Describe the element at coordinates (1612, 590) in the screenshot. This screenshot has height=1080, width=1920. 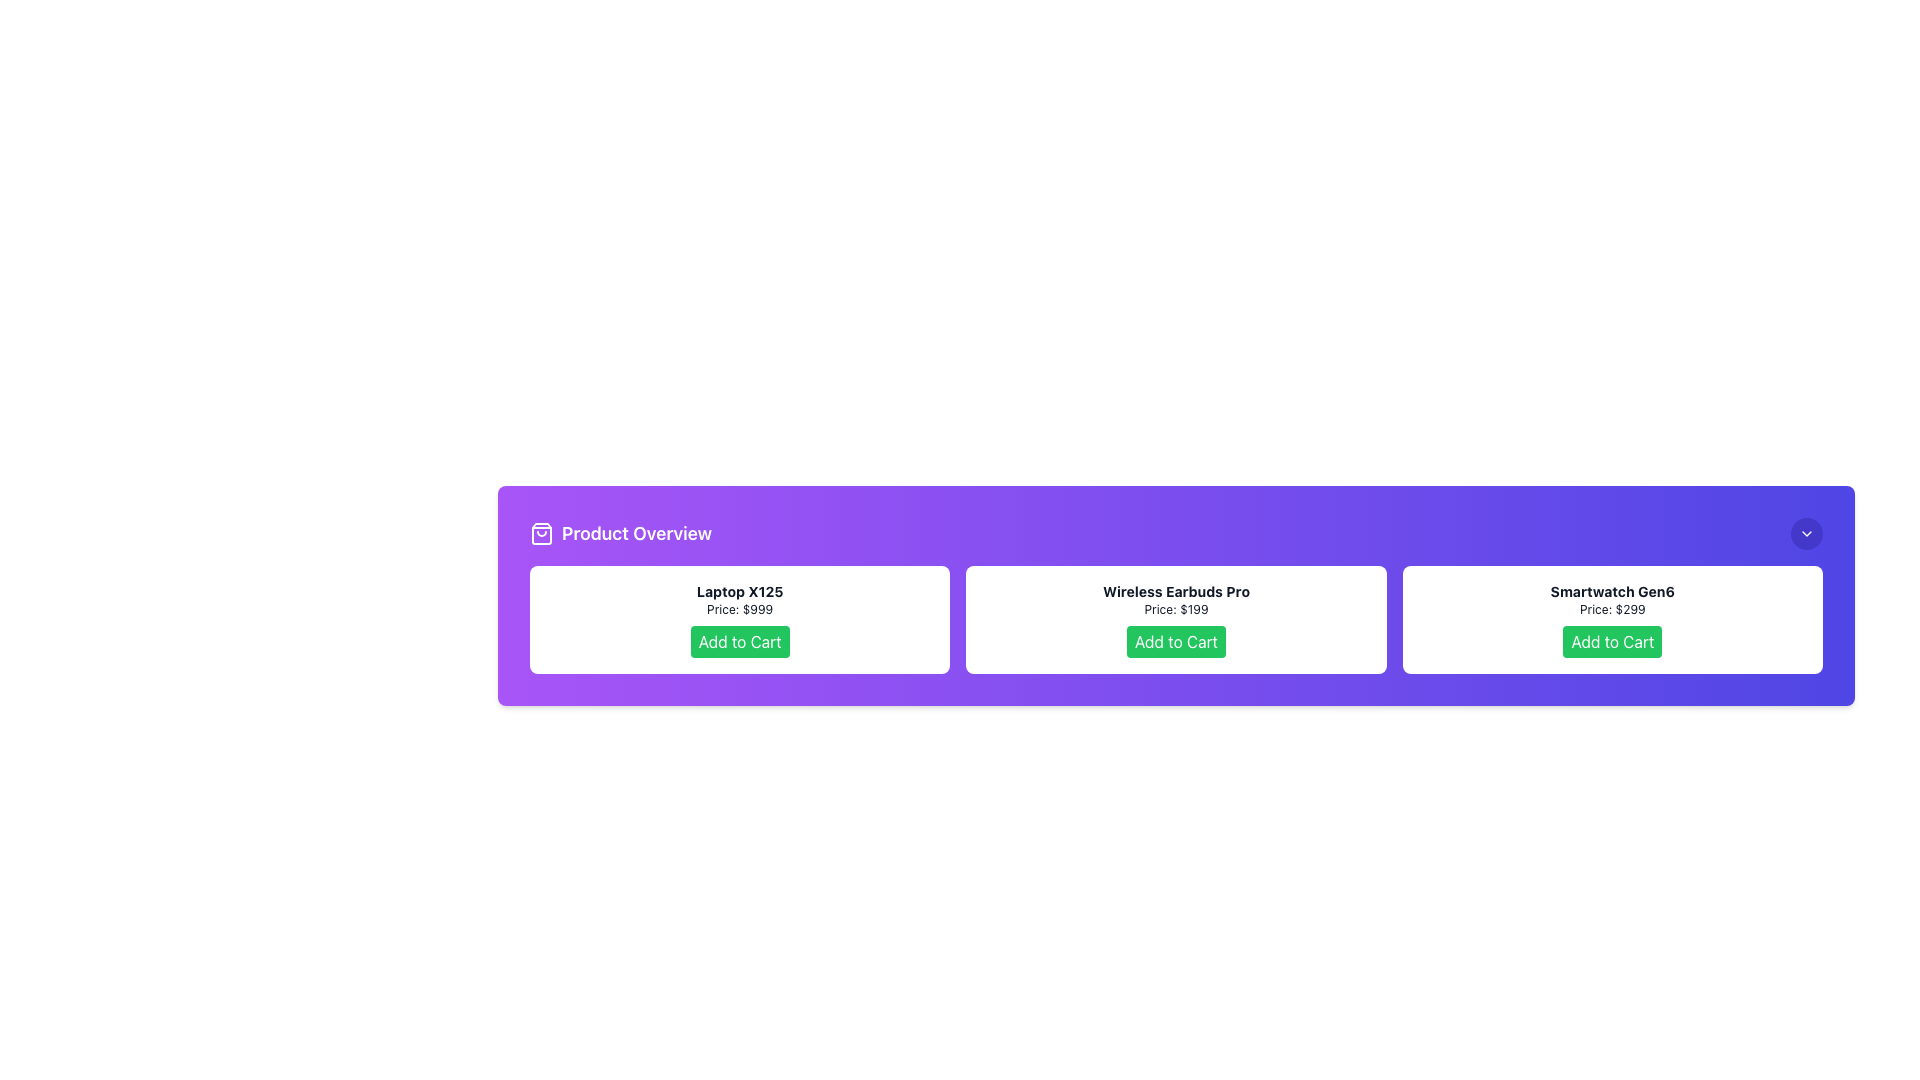
I see `the product title label located at the top of the product card in the 'Product Overview' section` at that location.